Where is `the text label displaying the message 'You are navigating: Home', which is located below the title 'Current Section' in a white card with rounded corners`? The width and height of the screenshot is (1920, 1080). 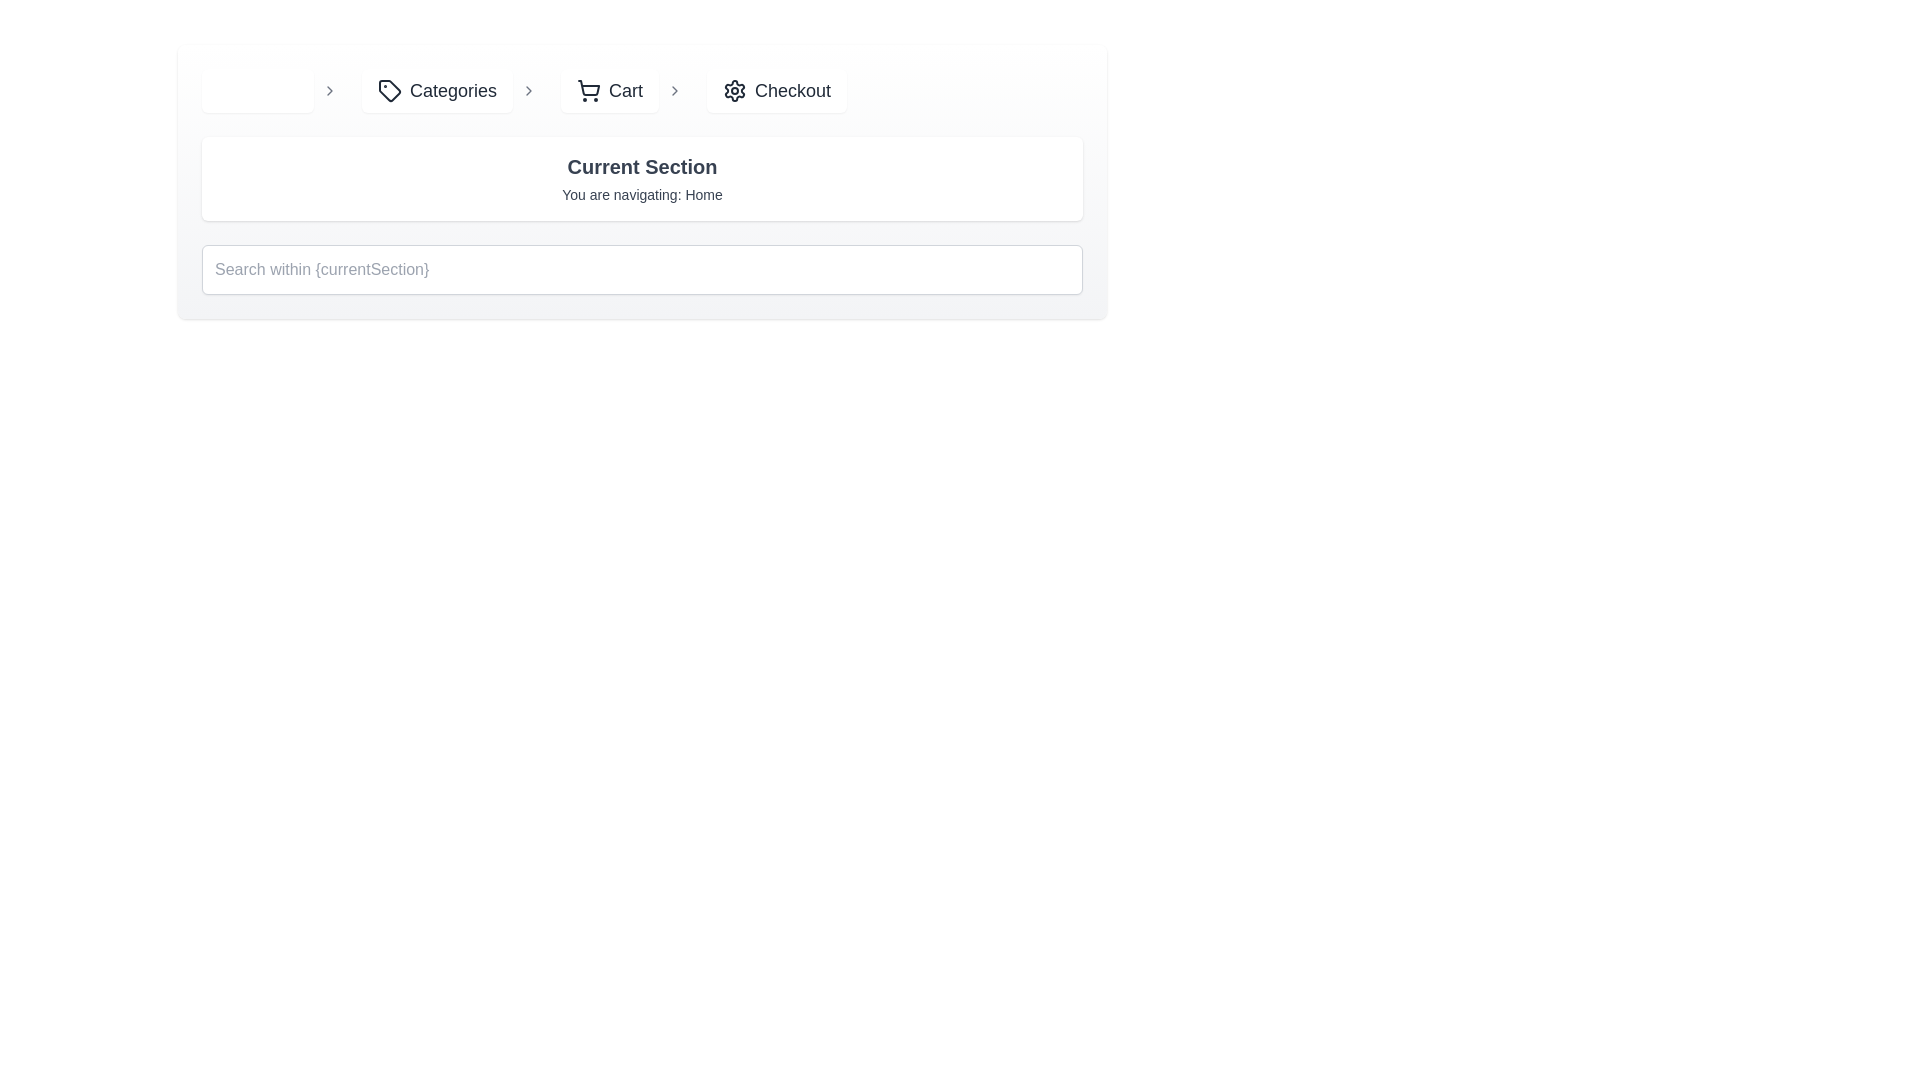 the text label displaying the message 'You are navigating: Home', which is located below the title 'Current Section' in a white card with rounded corners is located at coordinates (642, 195).